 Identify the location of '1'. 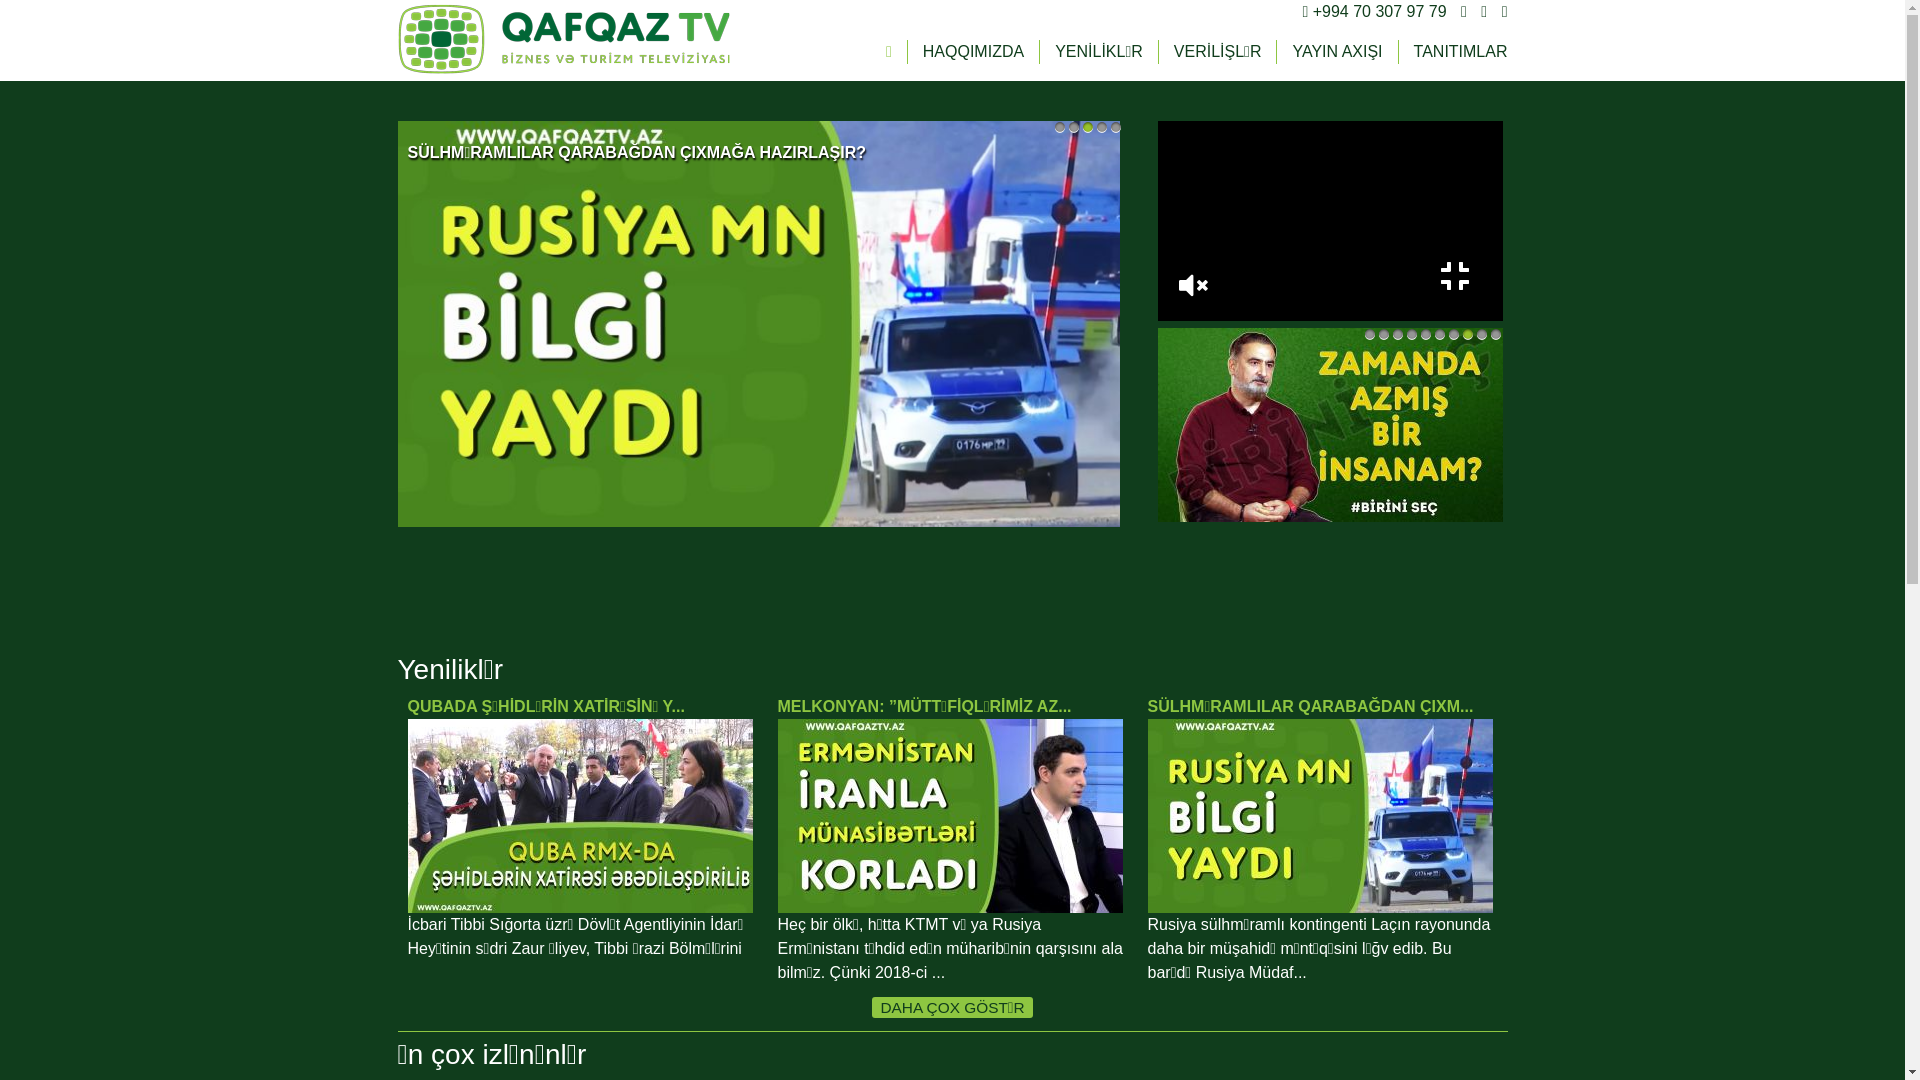
(1059, 127).